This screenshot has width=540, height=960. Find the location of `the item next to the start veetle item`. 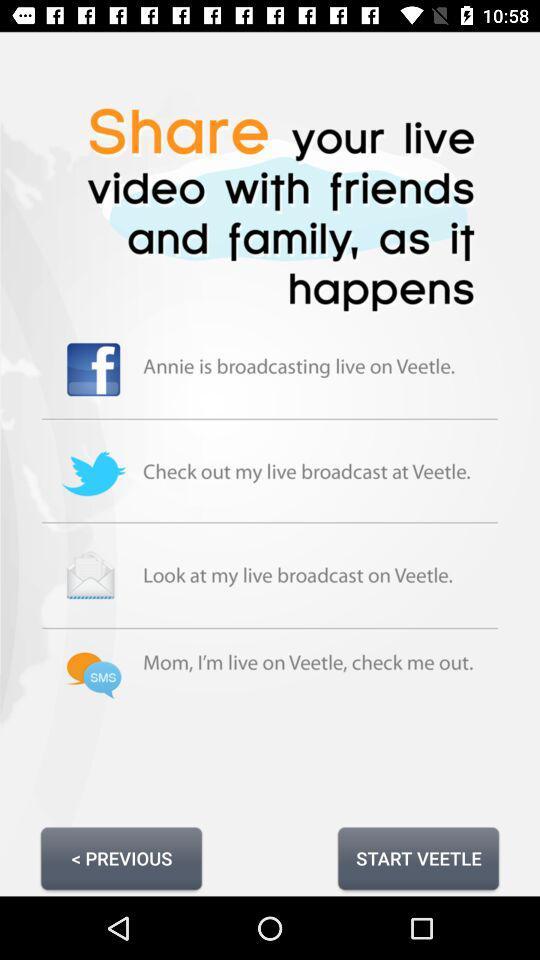

the item next to the start veetle item is located at coordinates (121, 857).